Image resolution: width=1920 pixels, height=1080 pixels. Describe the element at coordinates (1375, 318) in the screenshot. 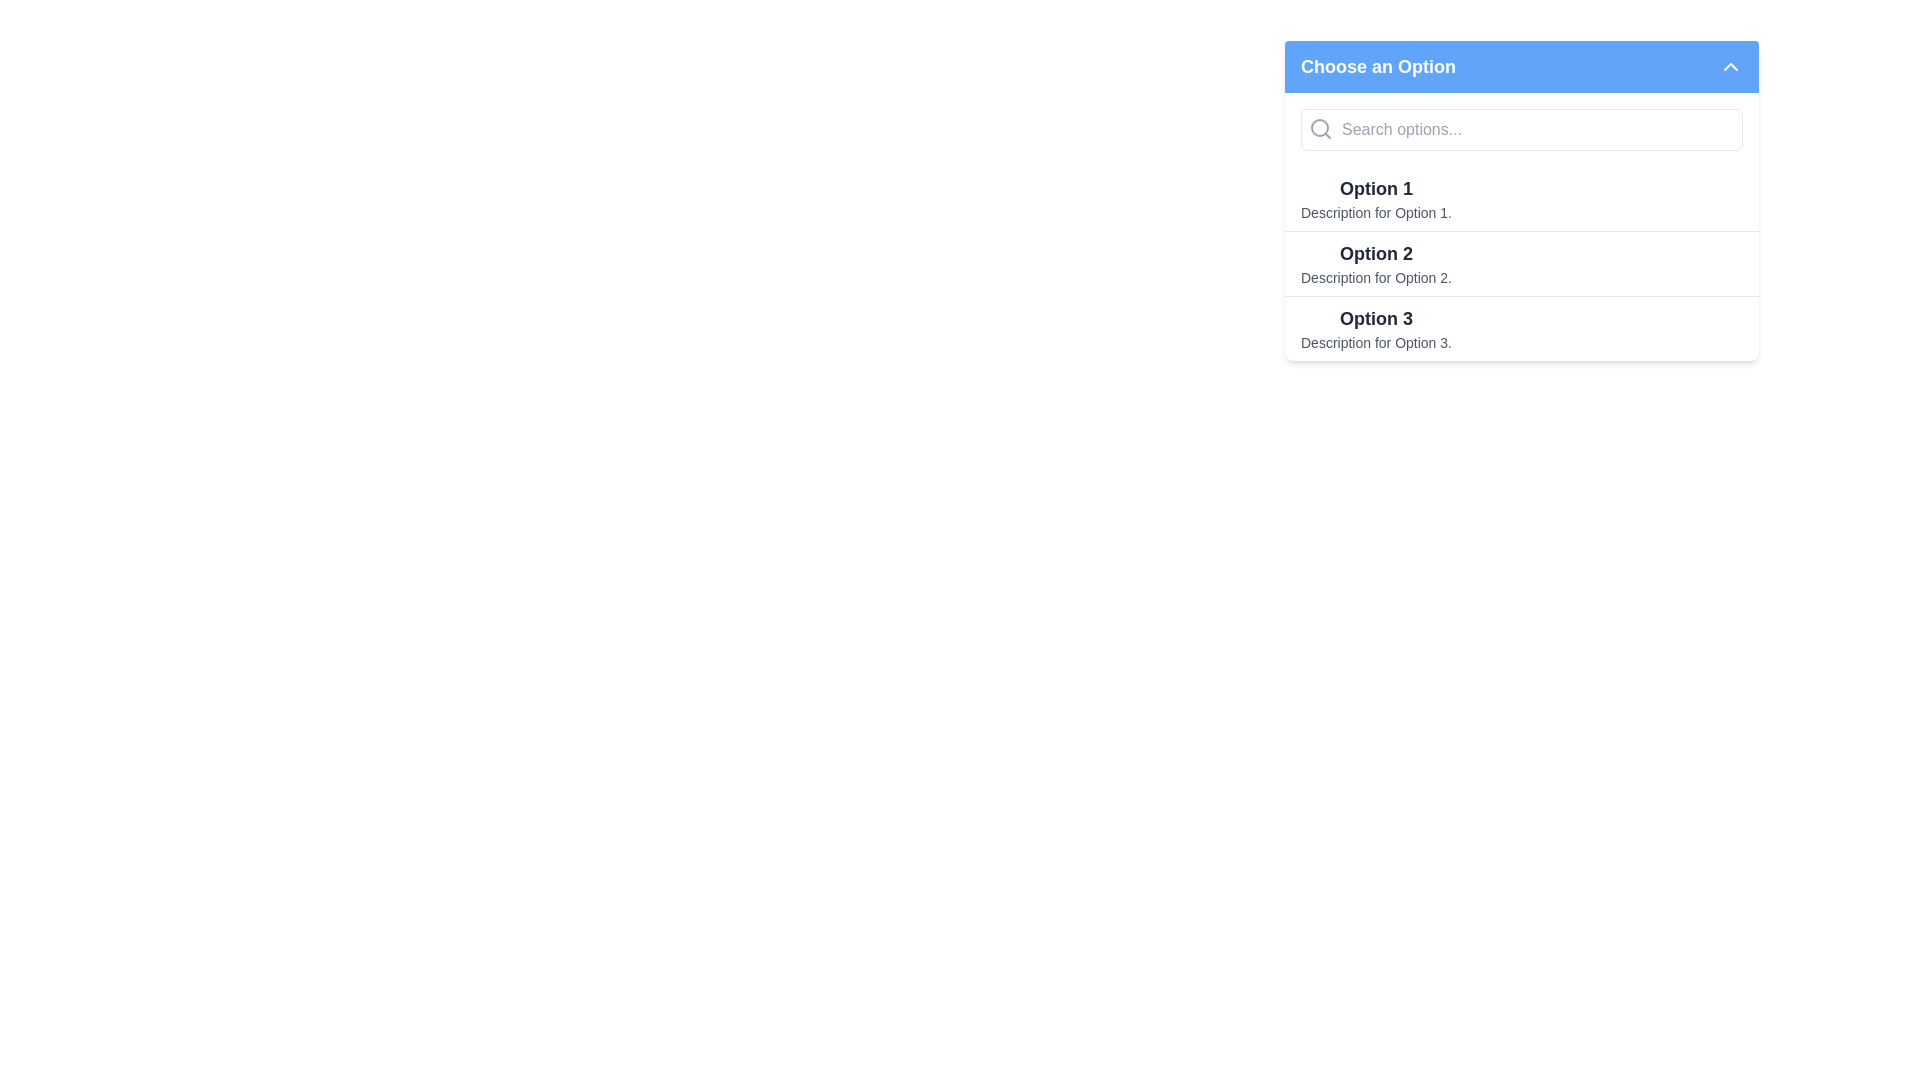

I see `the bold text heading 'Option 3' in the dropdown menu labeled 'Choose an Option'` at that location.